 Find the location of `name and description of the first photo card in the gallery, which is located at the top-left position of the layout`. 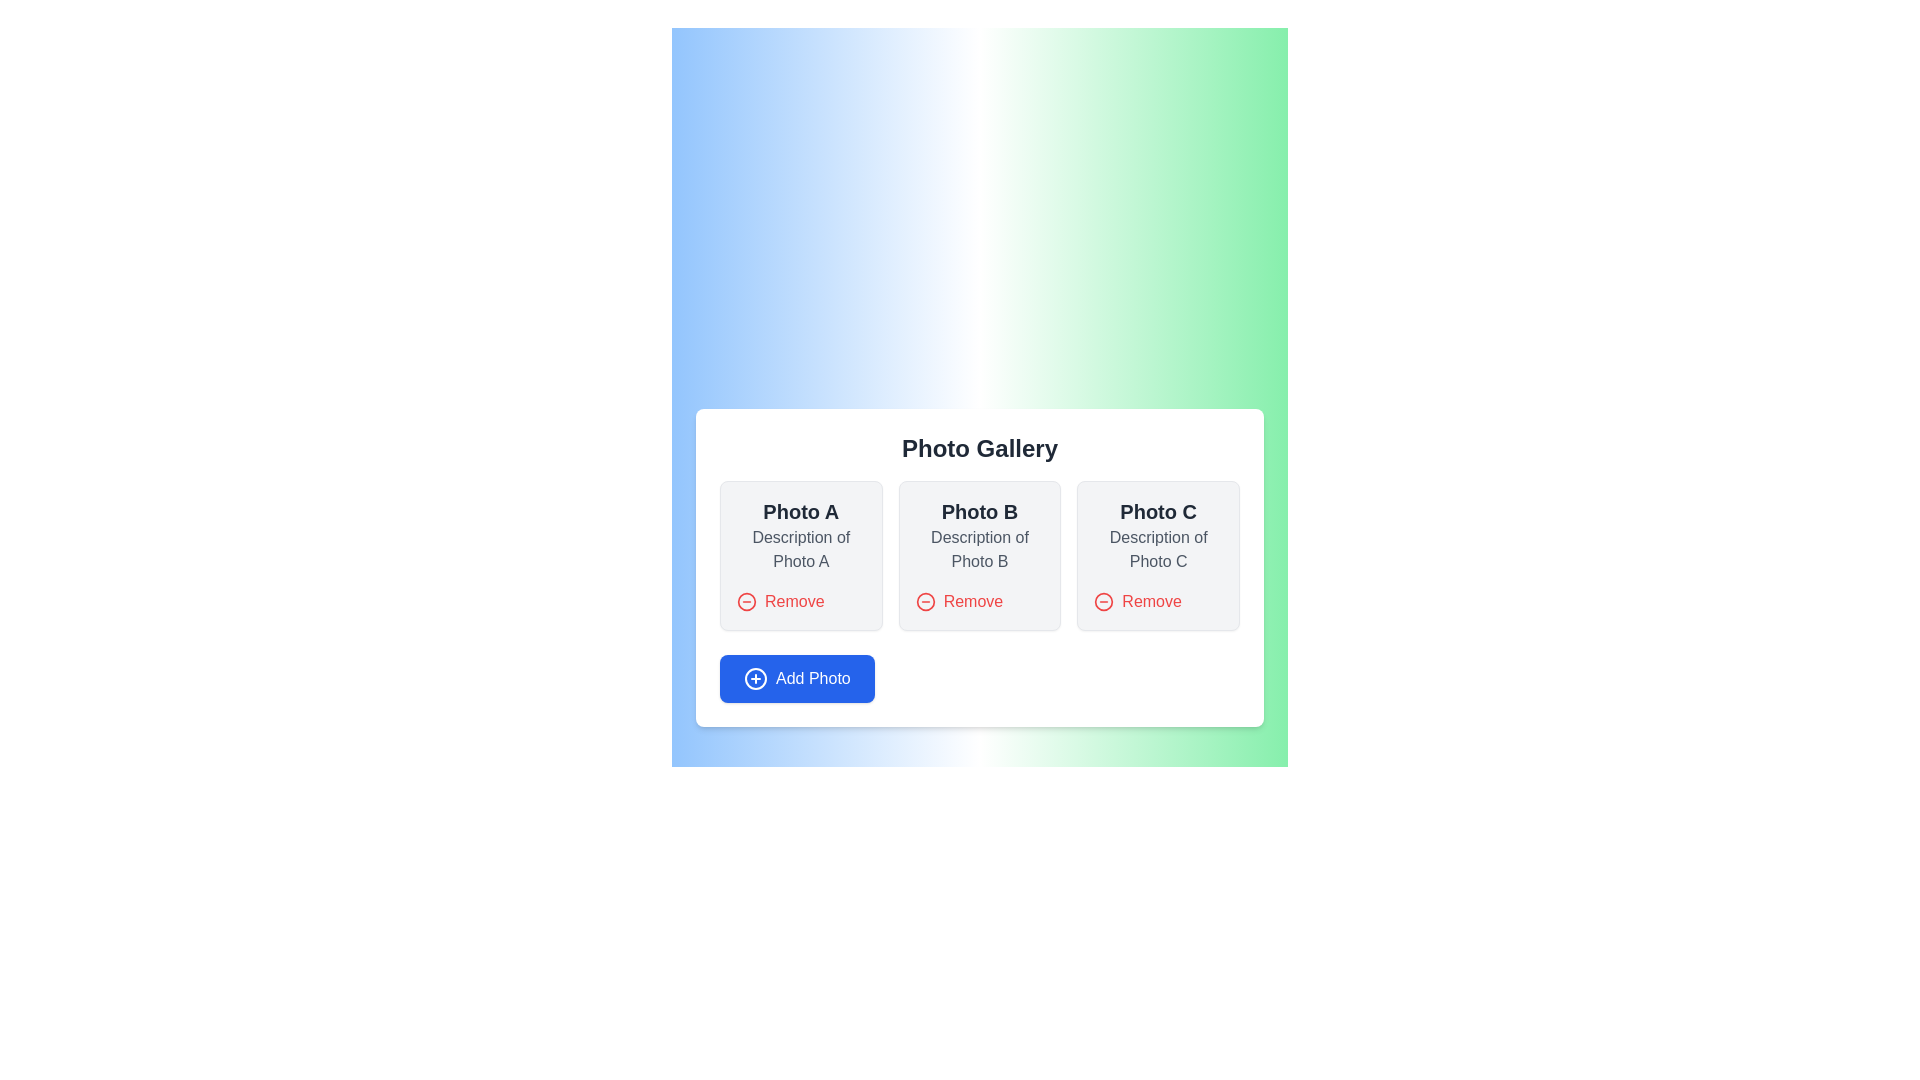

name and description of the first photo card in the gallery, which is located at the top-left position of the layout is located at coordinates (801, 555).